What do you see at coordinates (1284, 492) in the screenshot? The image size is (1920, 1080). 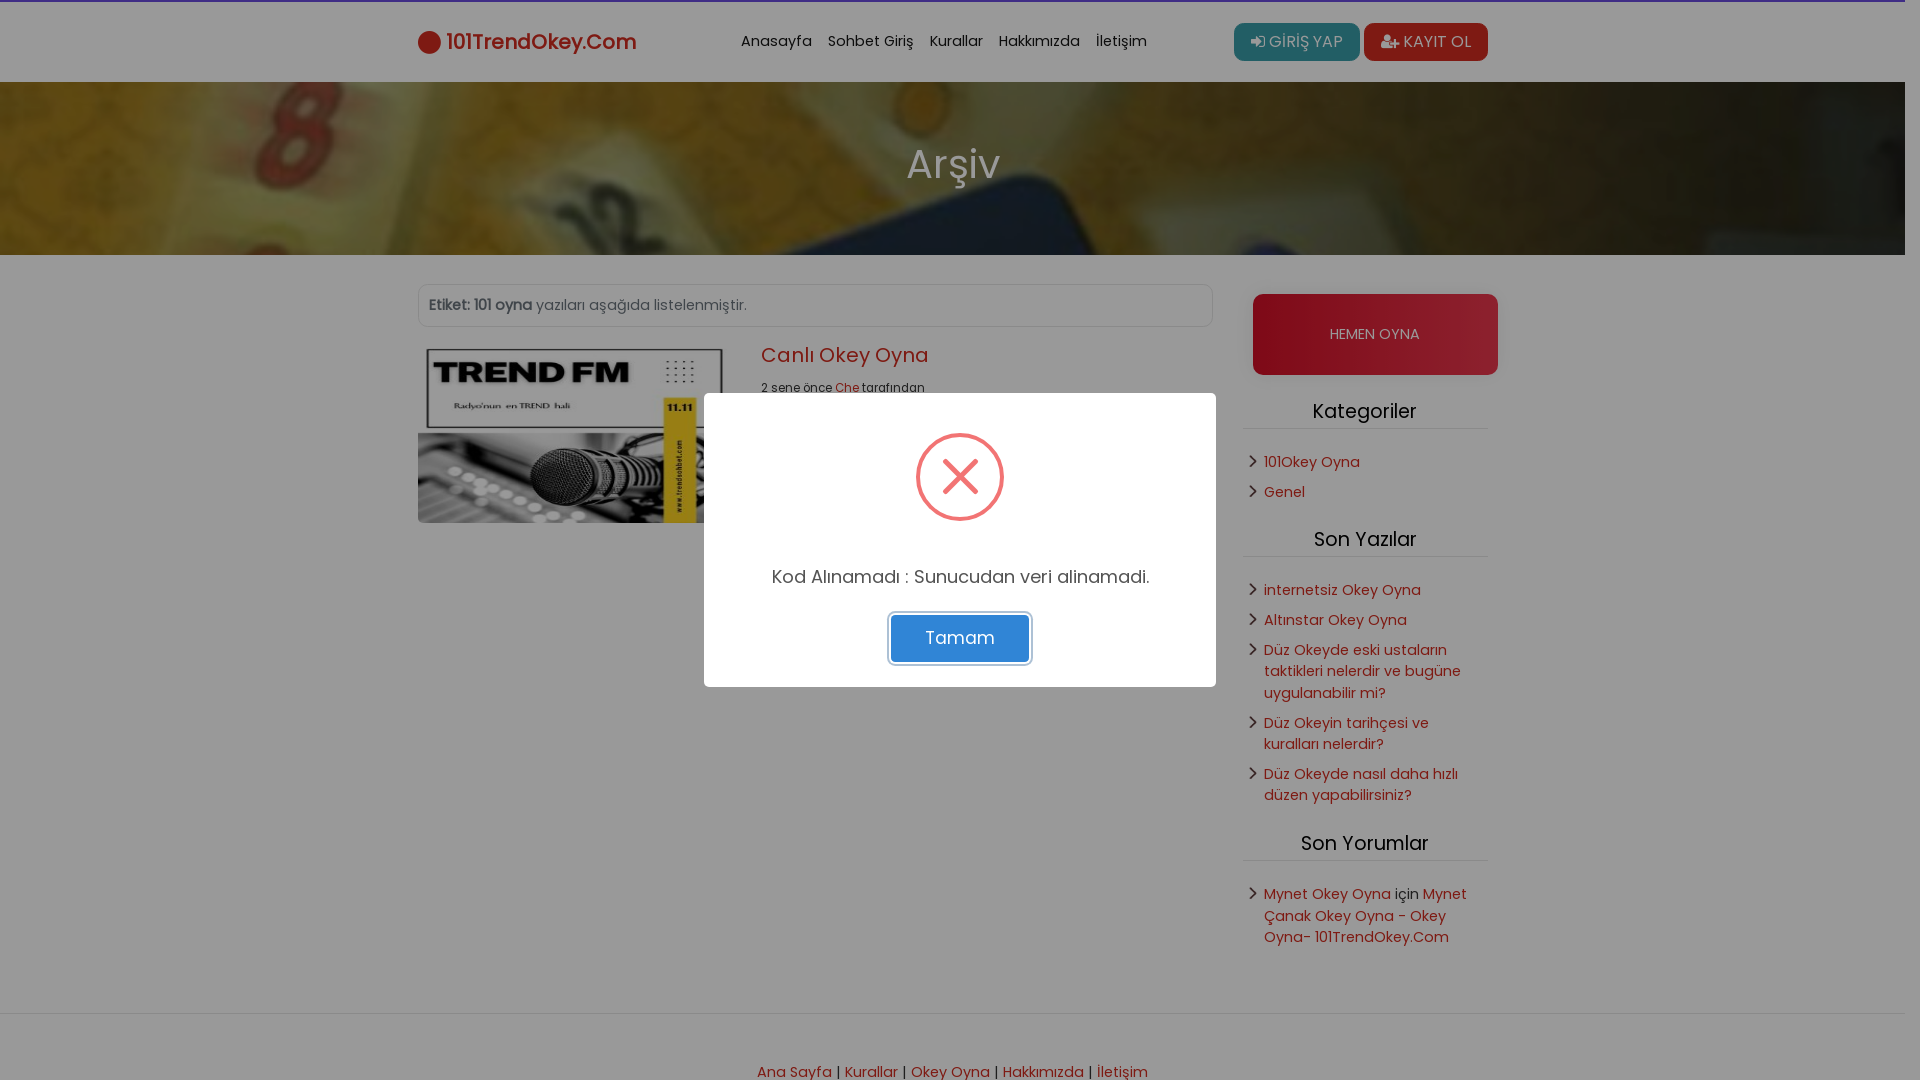 I see `'Genel'` at bounding box center [1284, 492].